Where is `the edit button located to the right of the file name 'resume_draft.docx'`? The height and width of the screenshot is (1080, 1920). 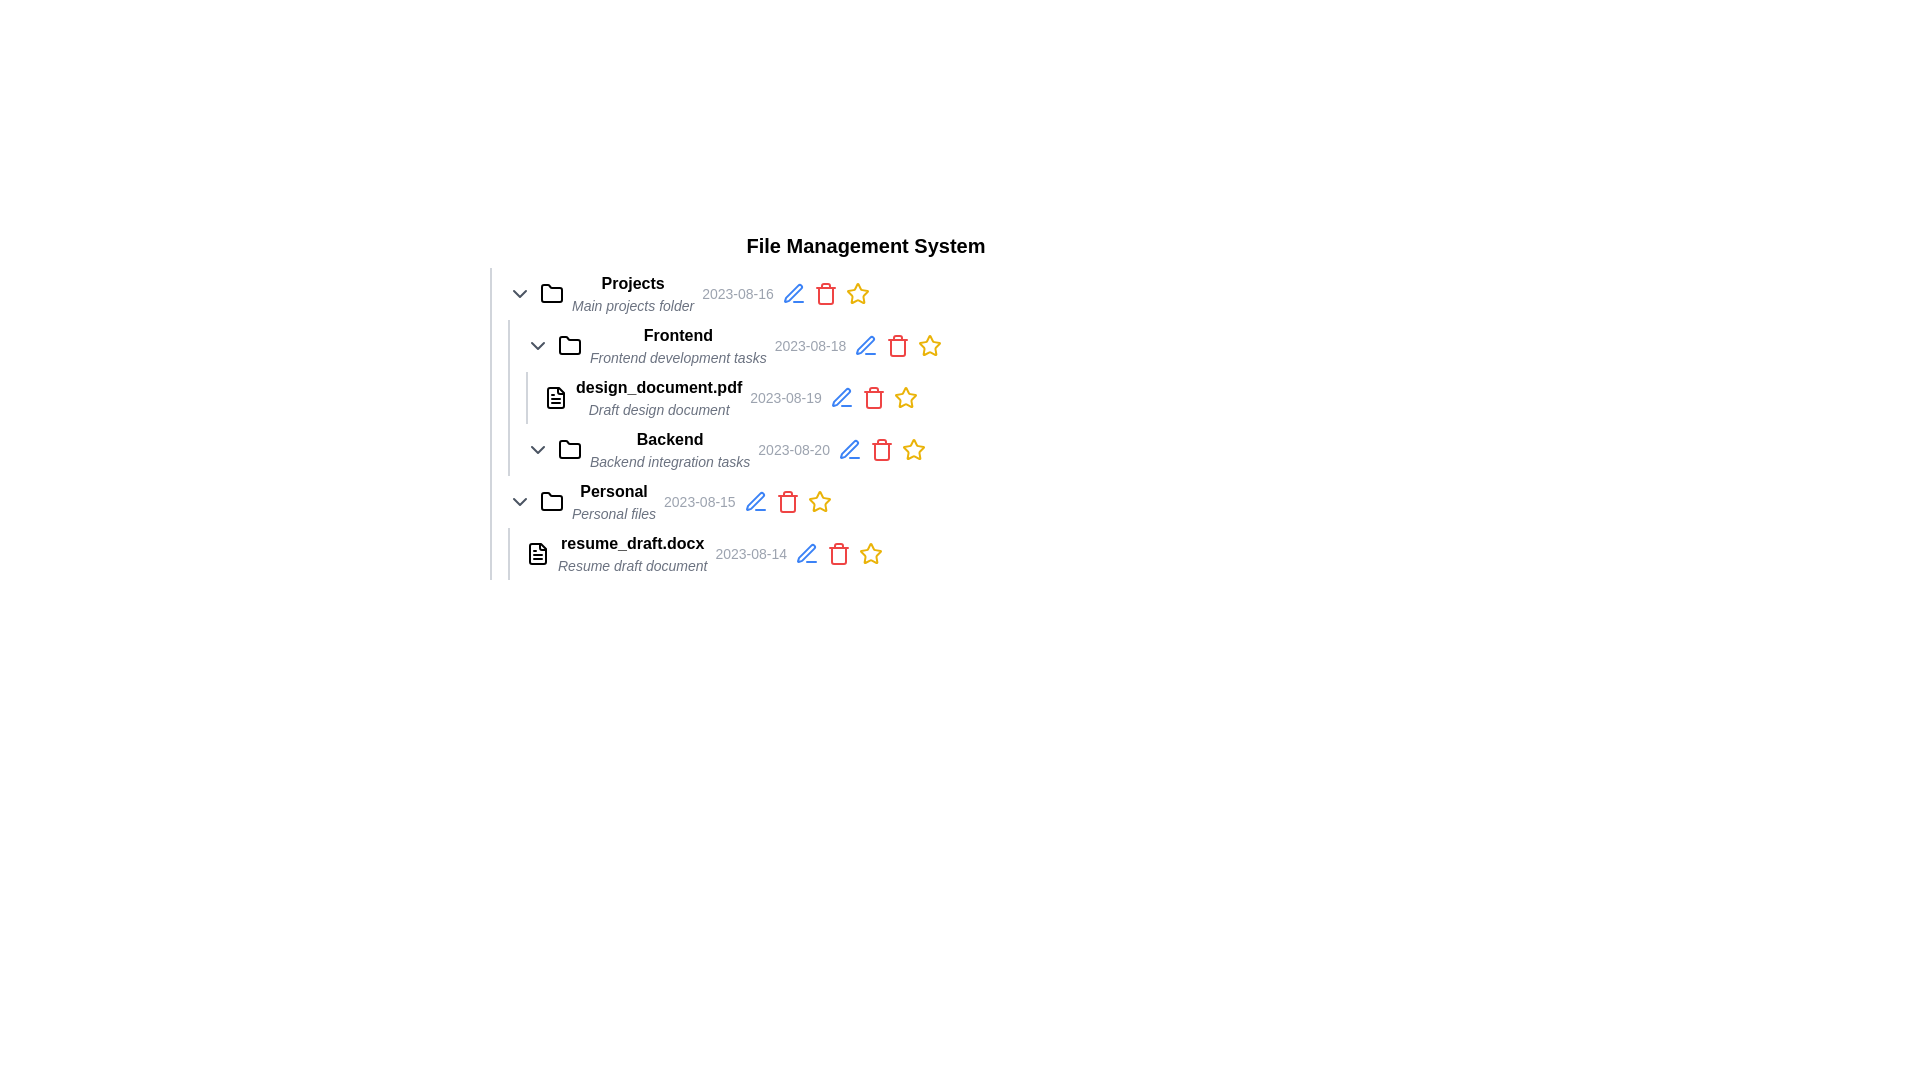 the edit button located to the right of the file name 'resume_draft.docx' is located at coordinates (806, 554).